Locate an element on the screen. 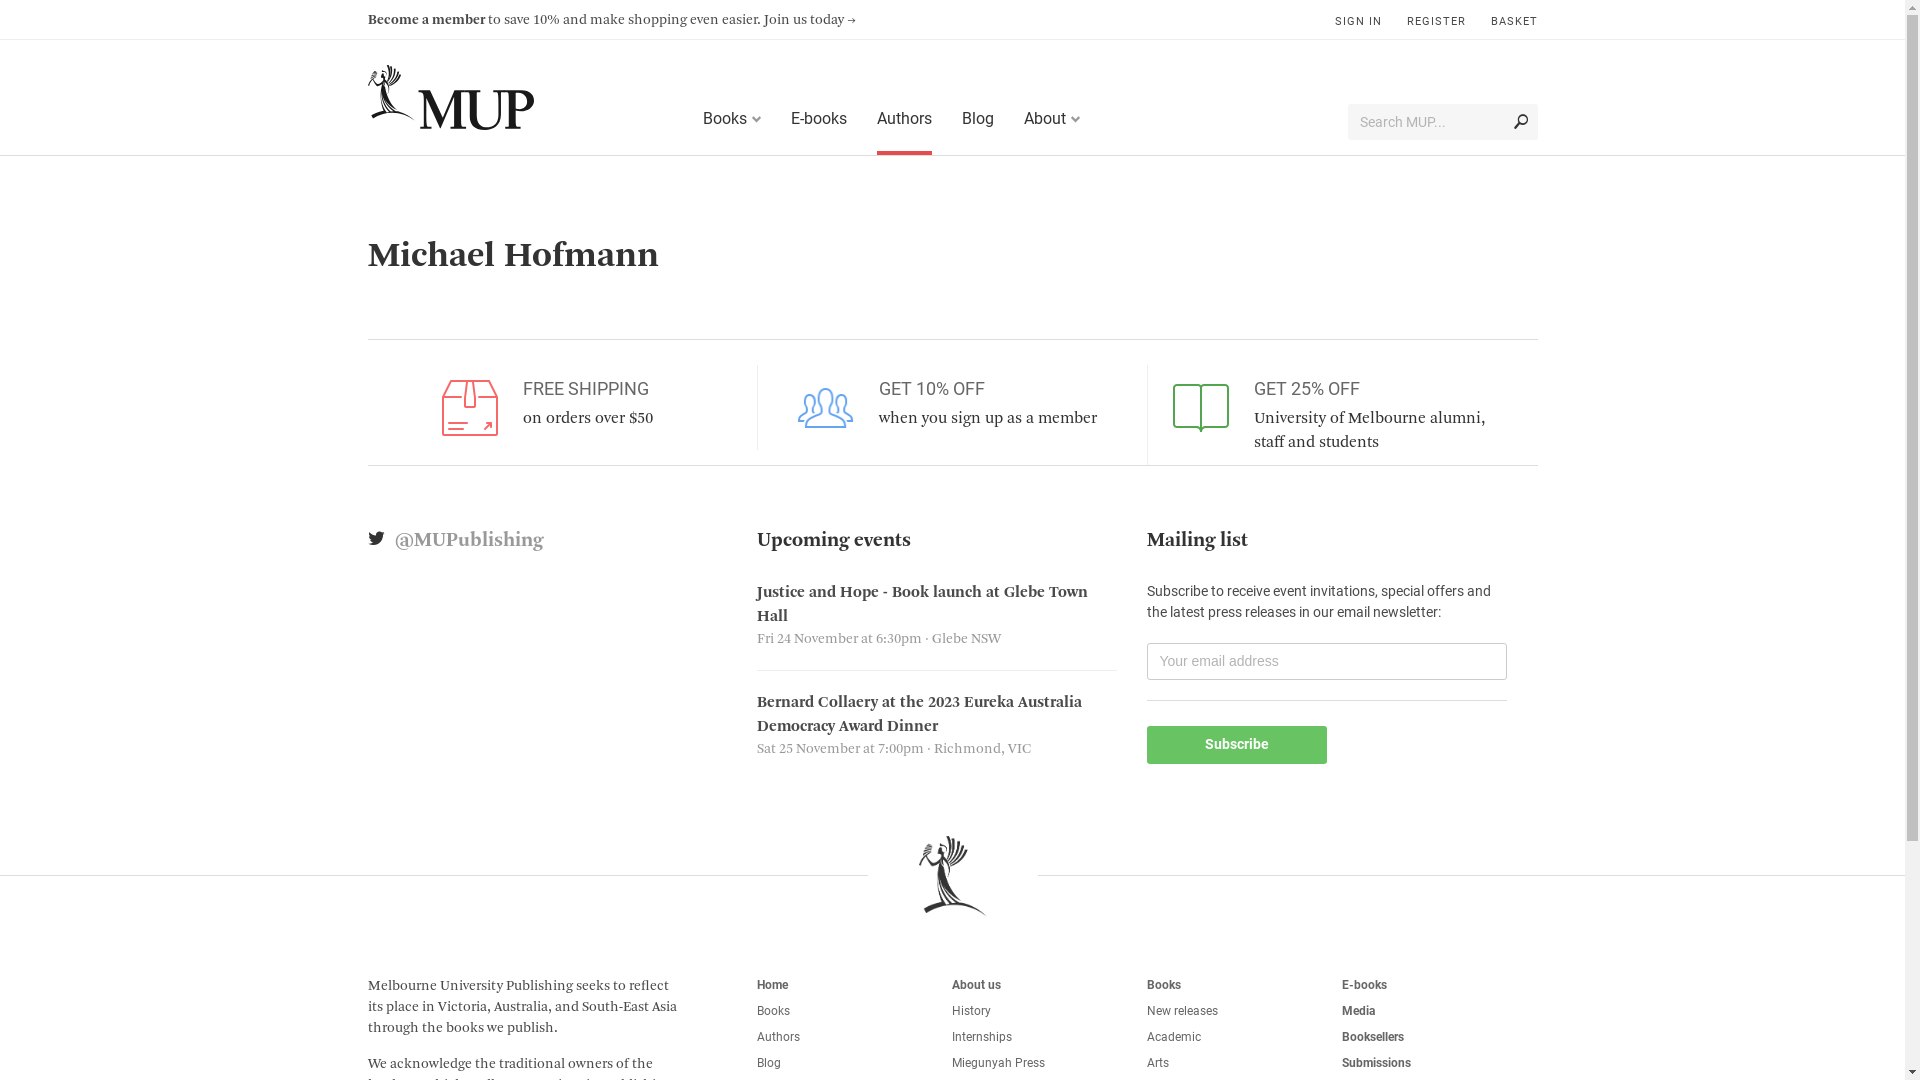 The image size is (1920, 1080). 'Authors' is located at coordinates (862, 120).